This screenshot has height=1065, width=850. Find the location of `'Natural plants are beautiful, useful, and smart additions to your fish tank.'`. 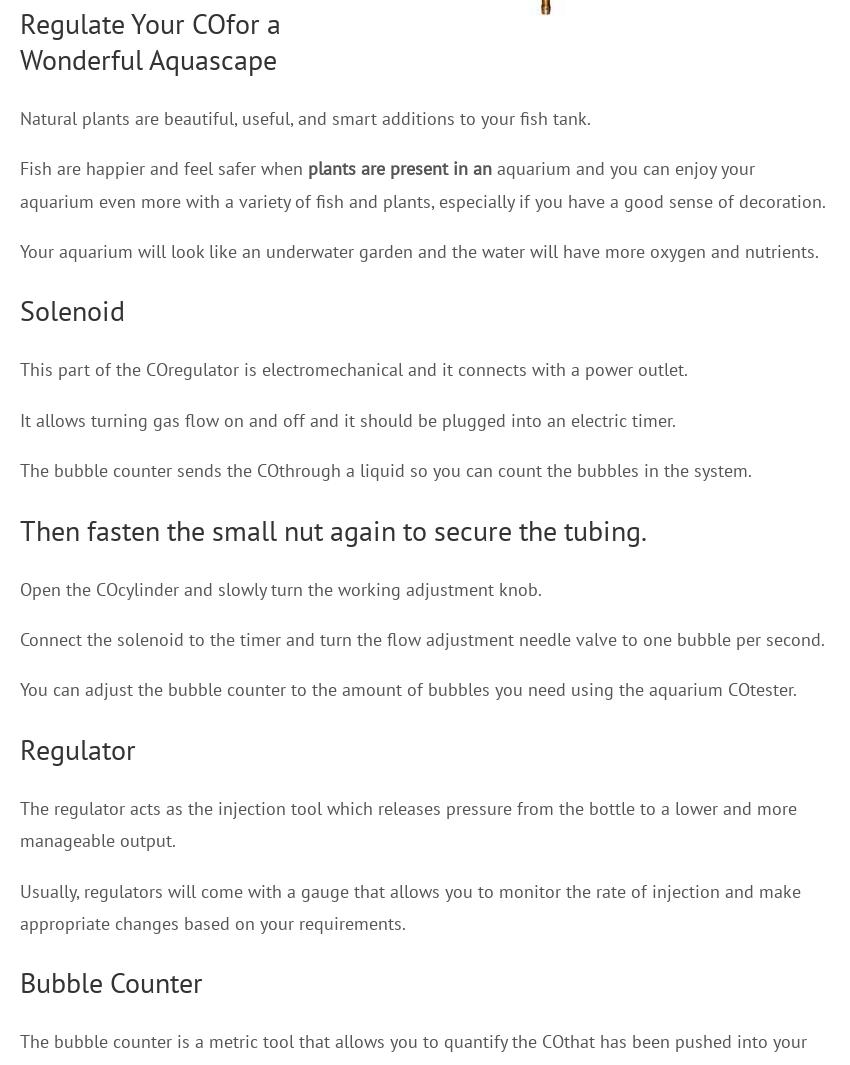

'Natural plants are beautiful, useful, and smart additions to your fish tank.' is located at coordinates (305, 116).